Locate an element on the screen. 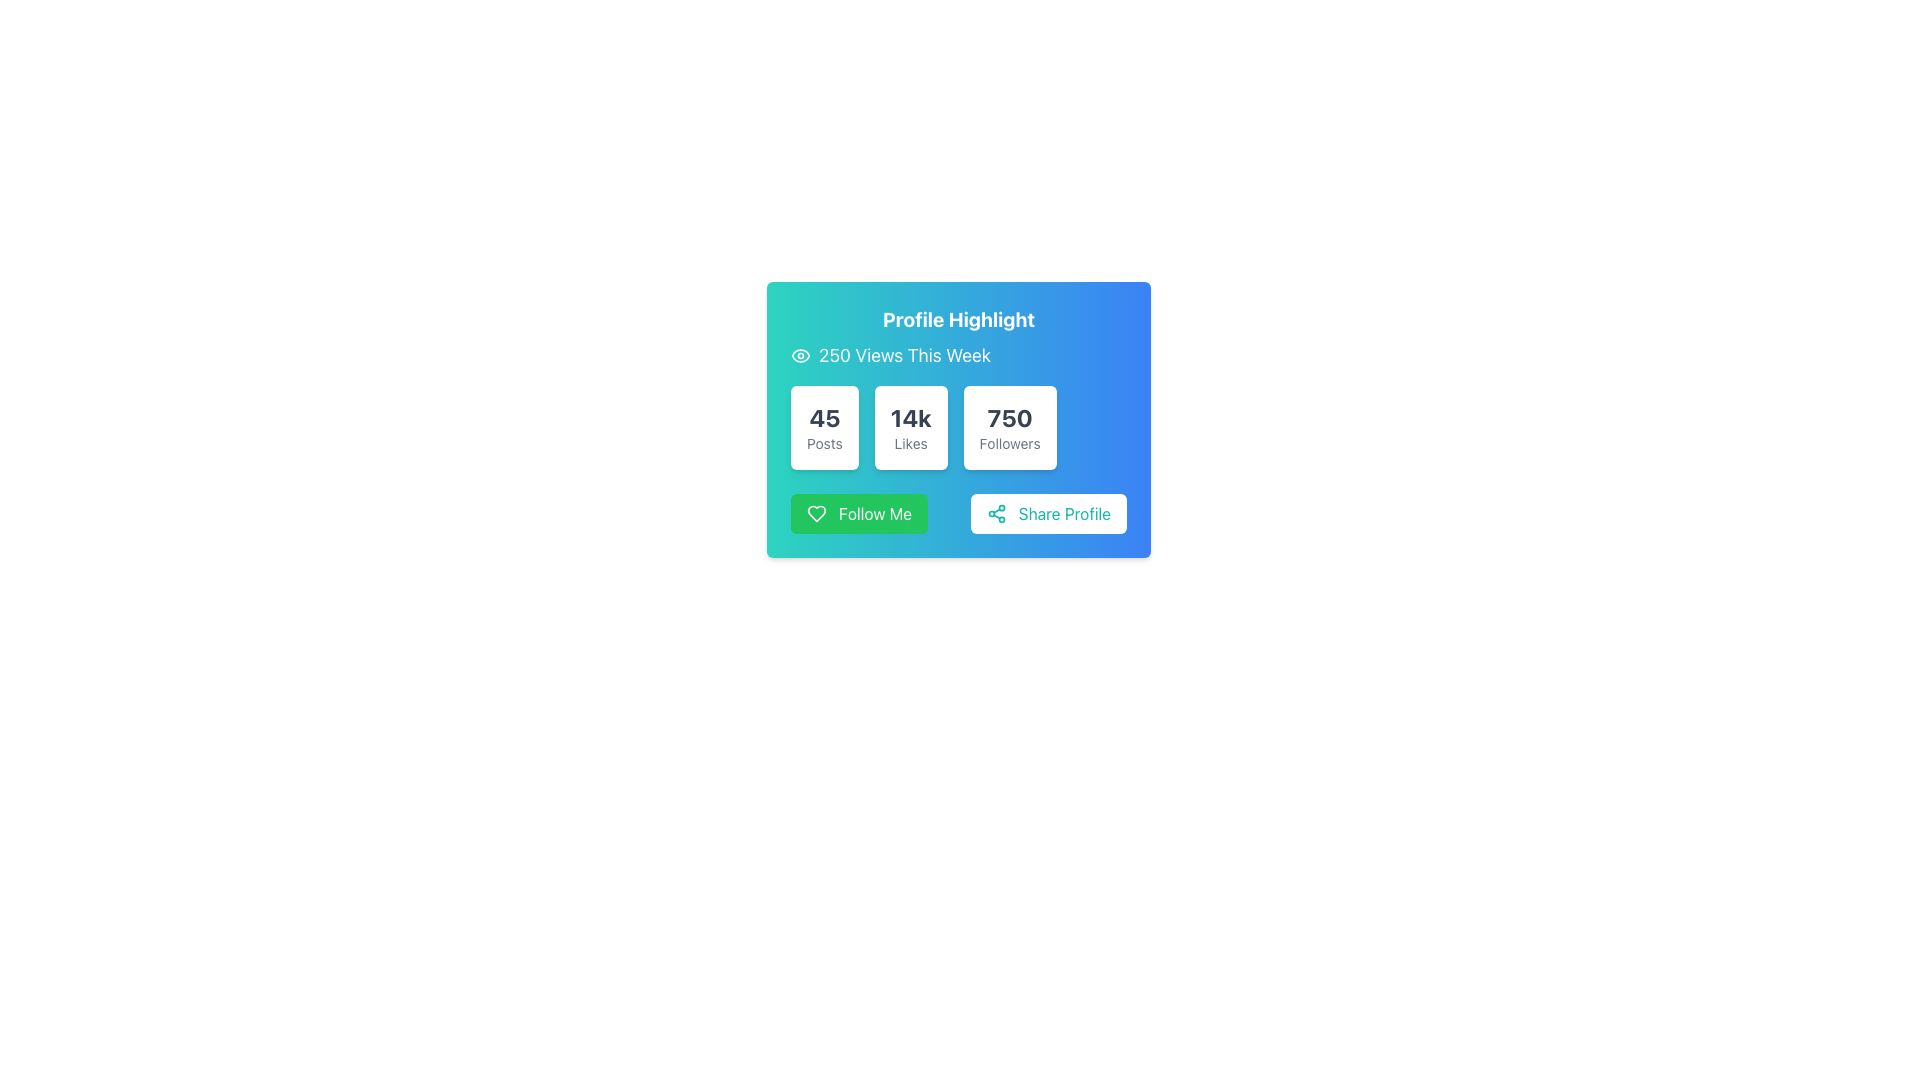 This screenshot has width=1920, height=1080. the eye icon, which visually represents a view or visibility metric, located to the left of the text '250 Views This Week' in a card-like component is located at coordinates (801, 354).